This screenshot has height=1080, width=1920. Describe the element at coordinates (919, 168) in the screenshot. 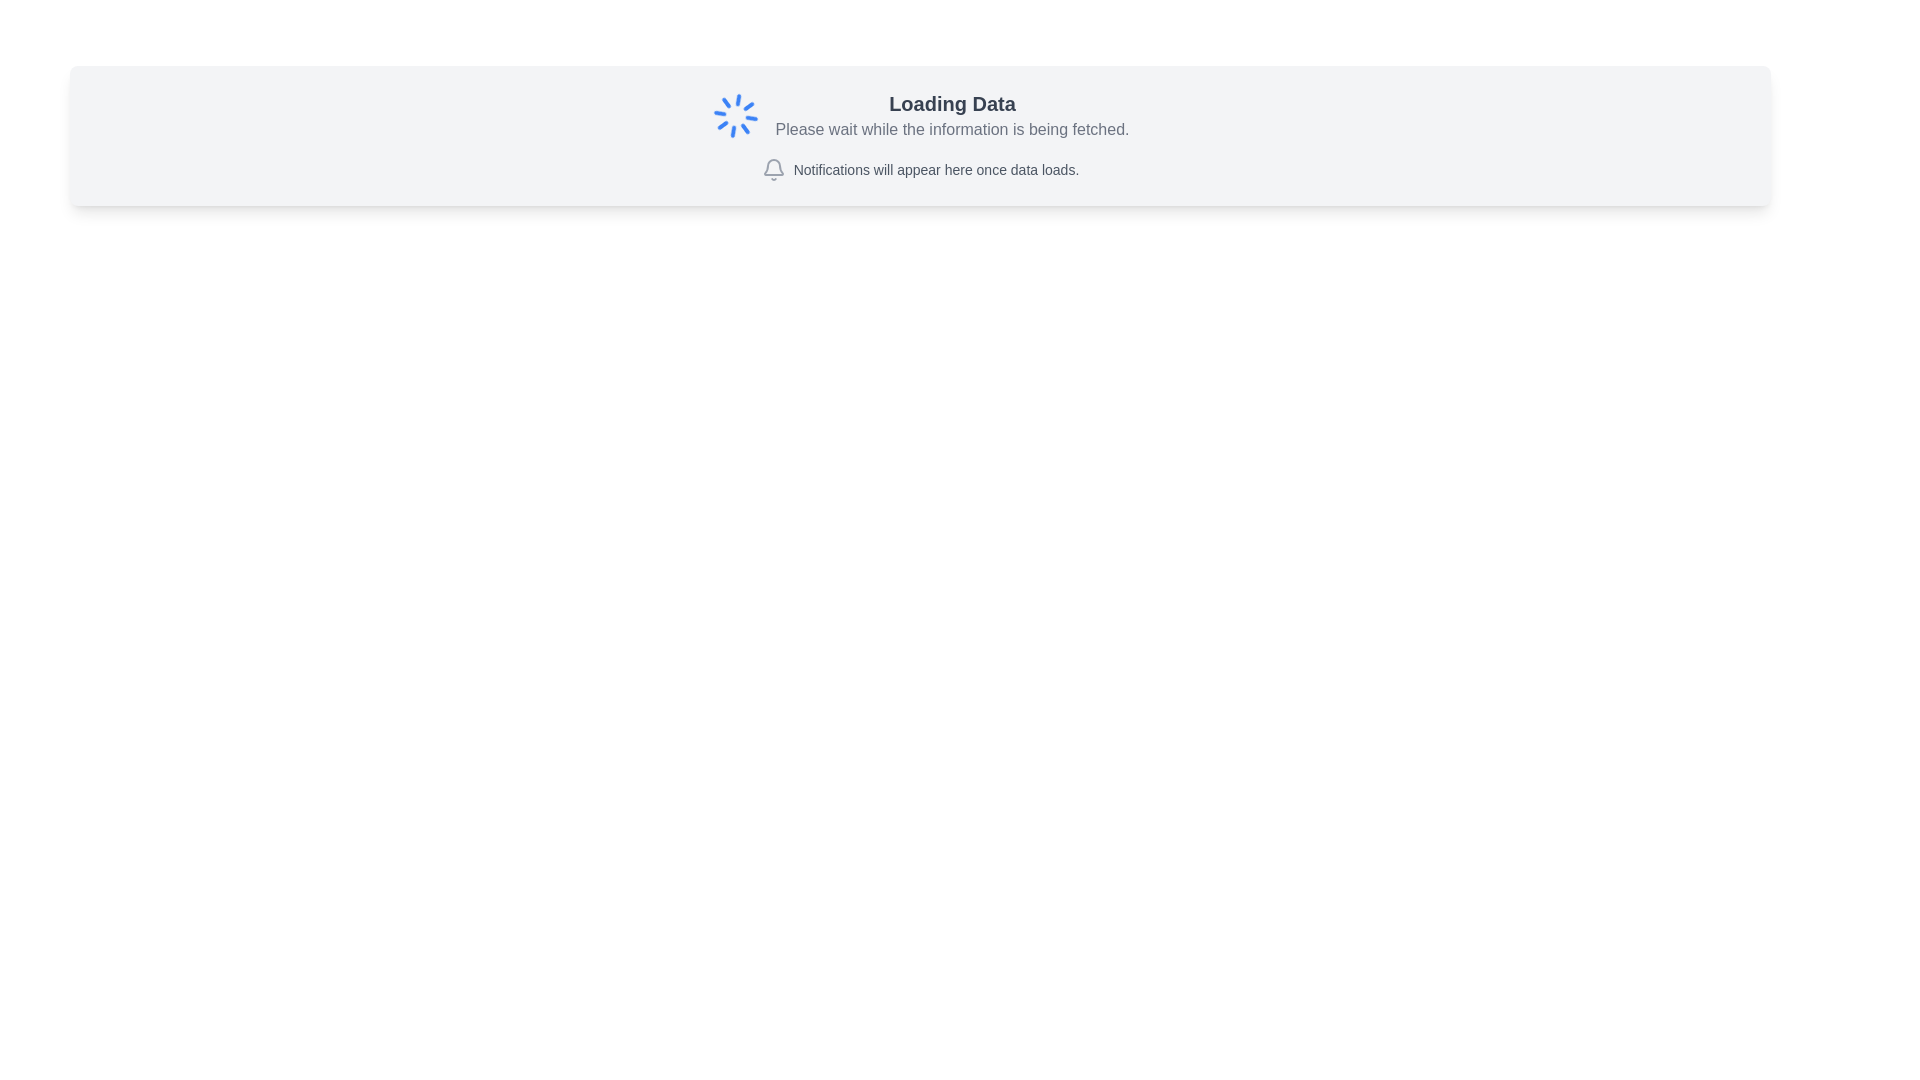

I see `the notification placeholder element, which includes a bell icon and a text label indicating that notifications will appear once data is loaded, located beneath the title 'Loading Data'` at that location.